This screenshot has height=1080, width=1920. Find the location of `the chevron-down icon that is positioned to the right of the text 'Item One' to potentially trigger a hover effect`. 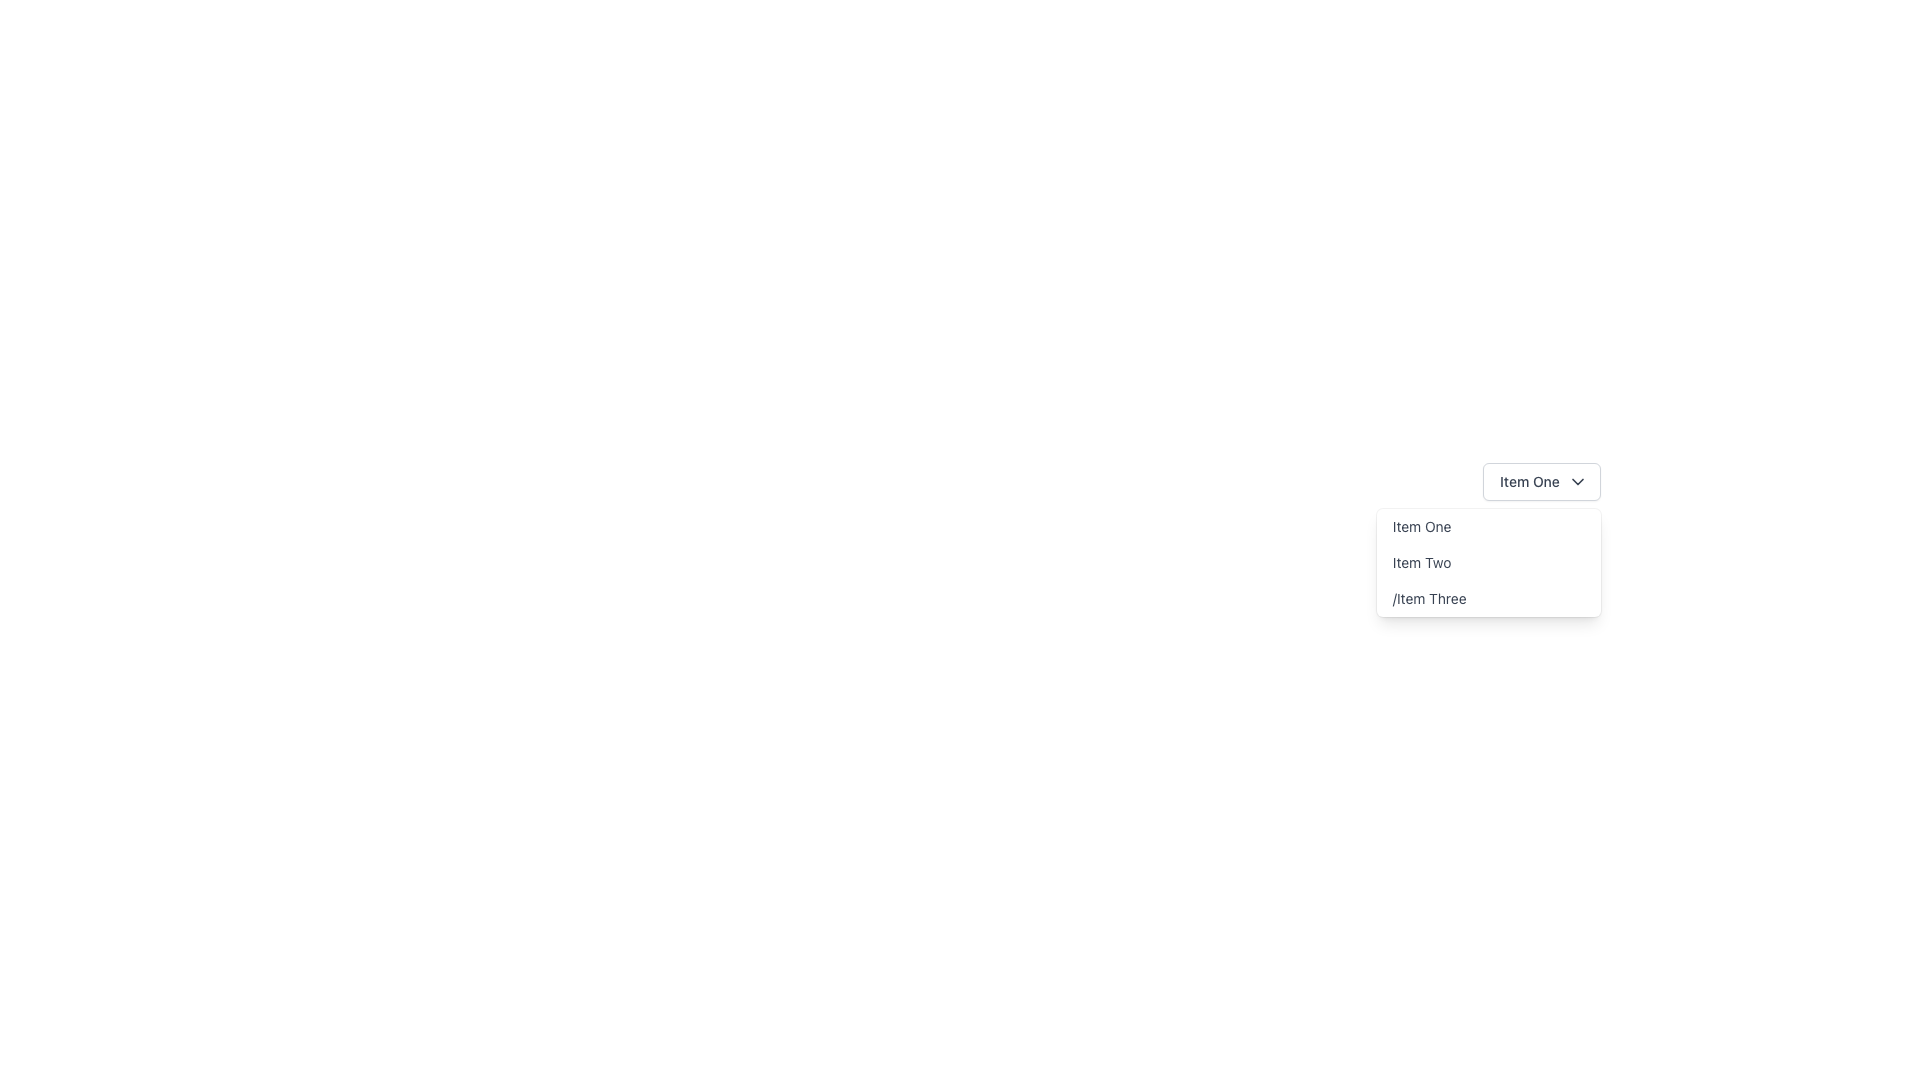

the chevron-down icon that is positioned to the right of the text 'Item One' to potentially trigger a hover effect is located at coordinates (1576, 482).